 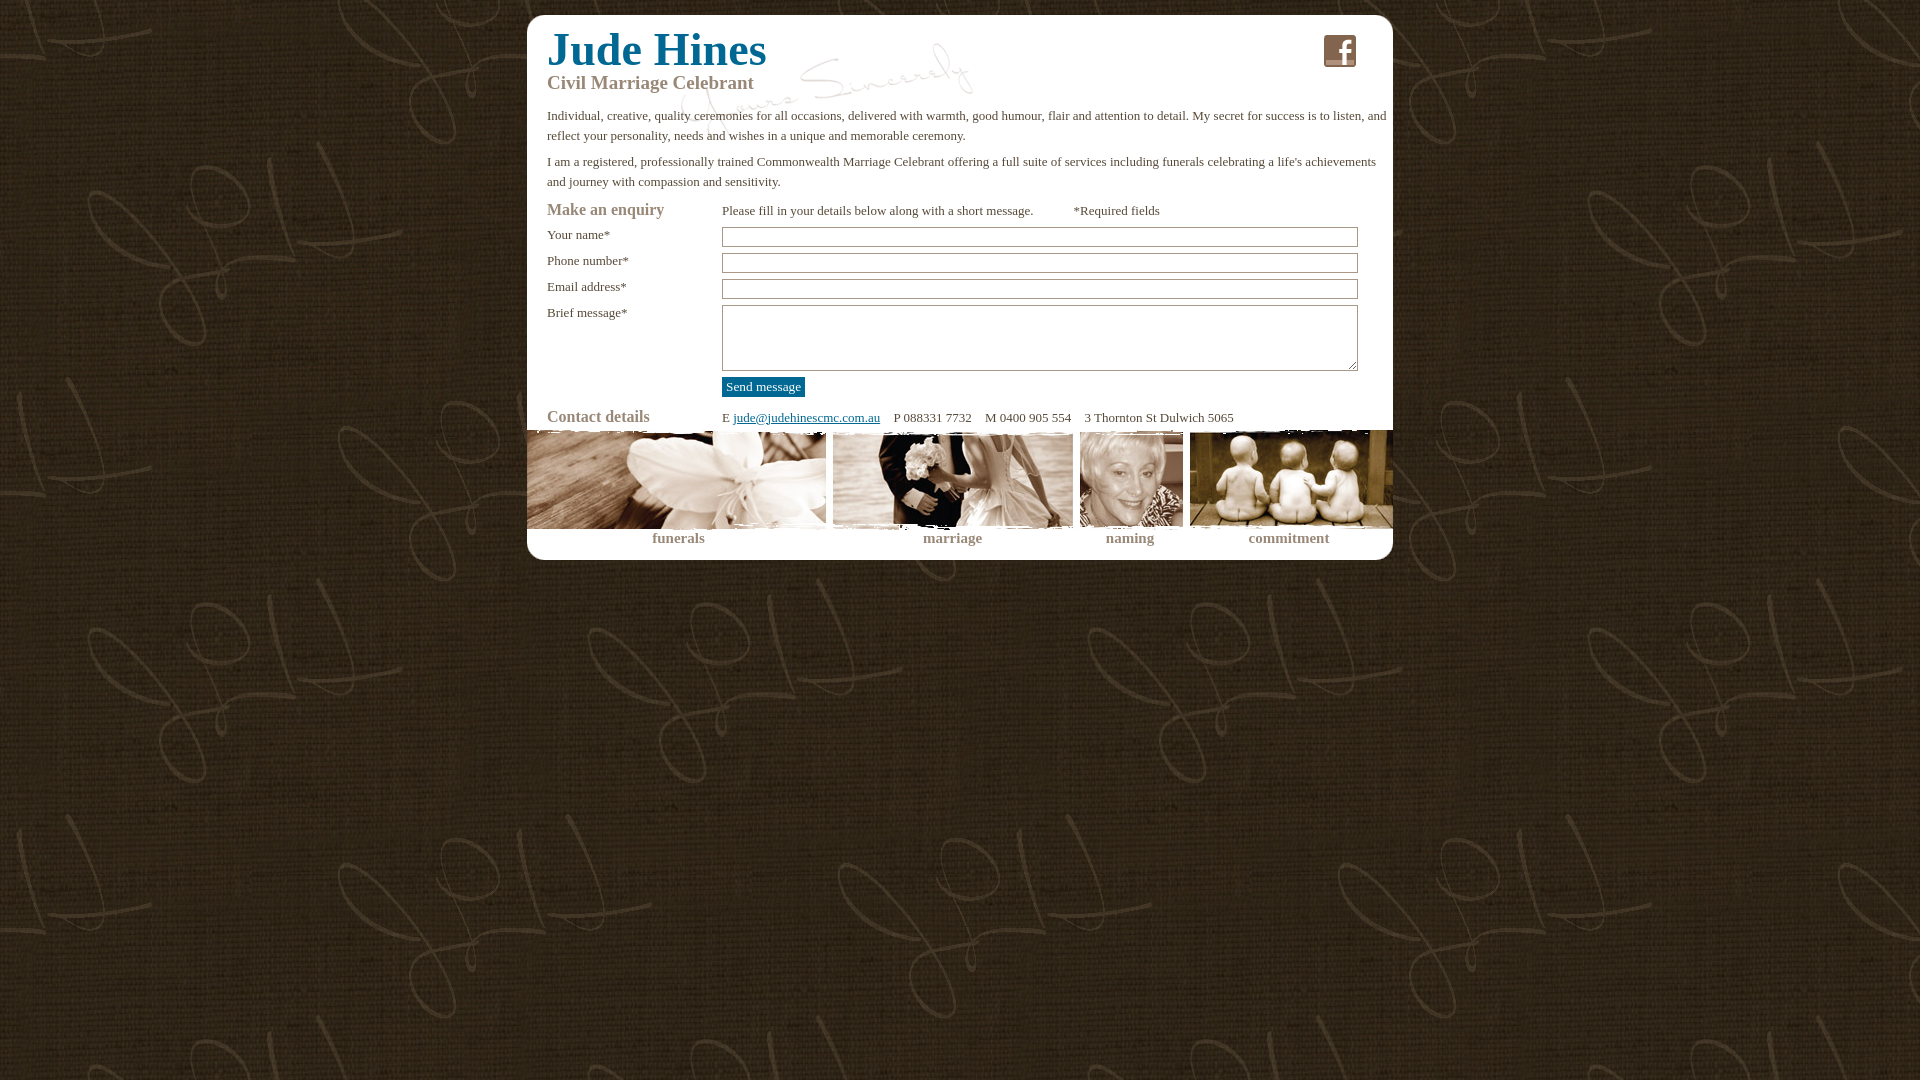 What do you see at coordinates (1324, 49) in the screenshot?
I see `'.'` at bounding box center [1324, 49].